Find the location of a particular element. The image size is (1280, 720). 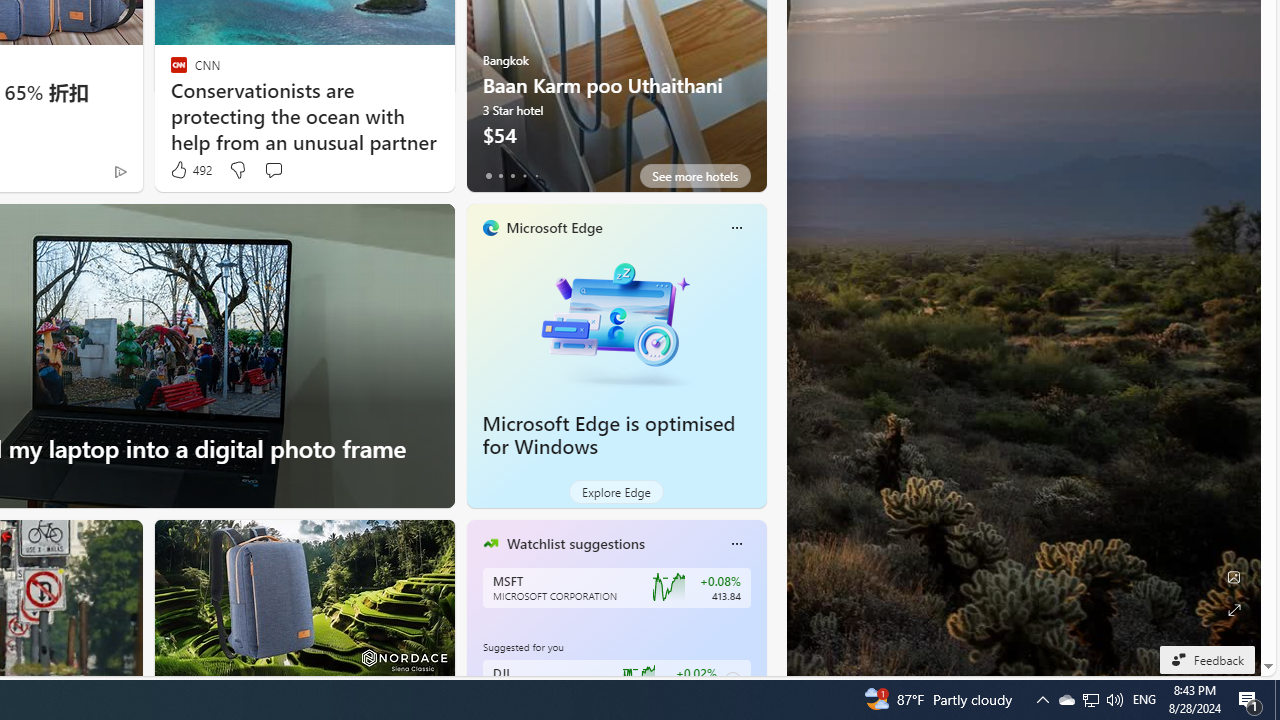

'See more hotels' is located at coordinates (695, 175).